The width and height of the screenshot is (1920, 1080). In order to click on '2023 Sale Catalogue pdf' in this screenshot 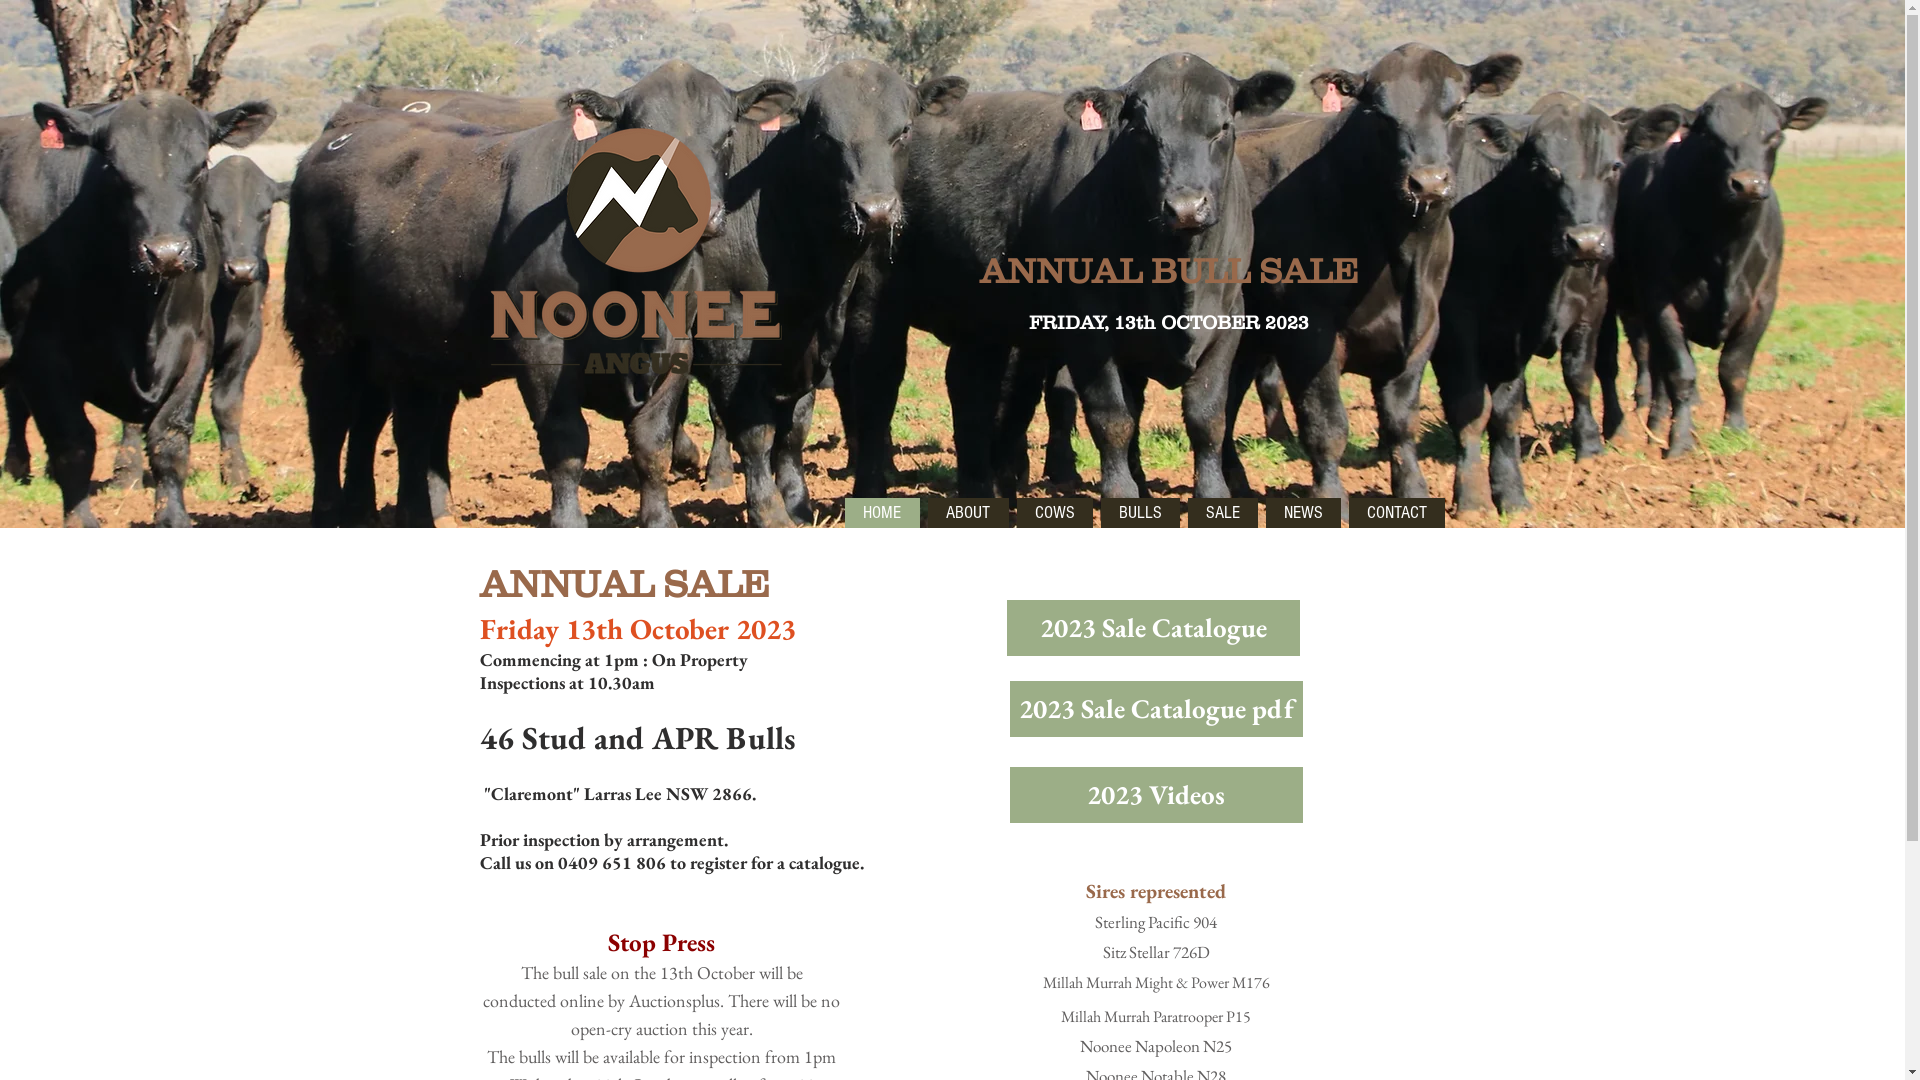, I will do `click(1156, 708)`.